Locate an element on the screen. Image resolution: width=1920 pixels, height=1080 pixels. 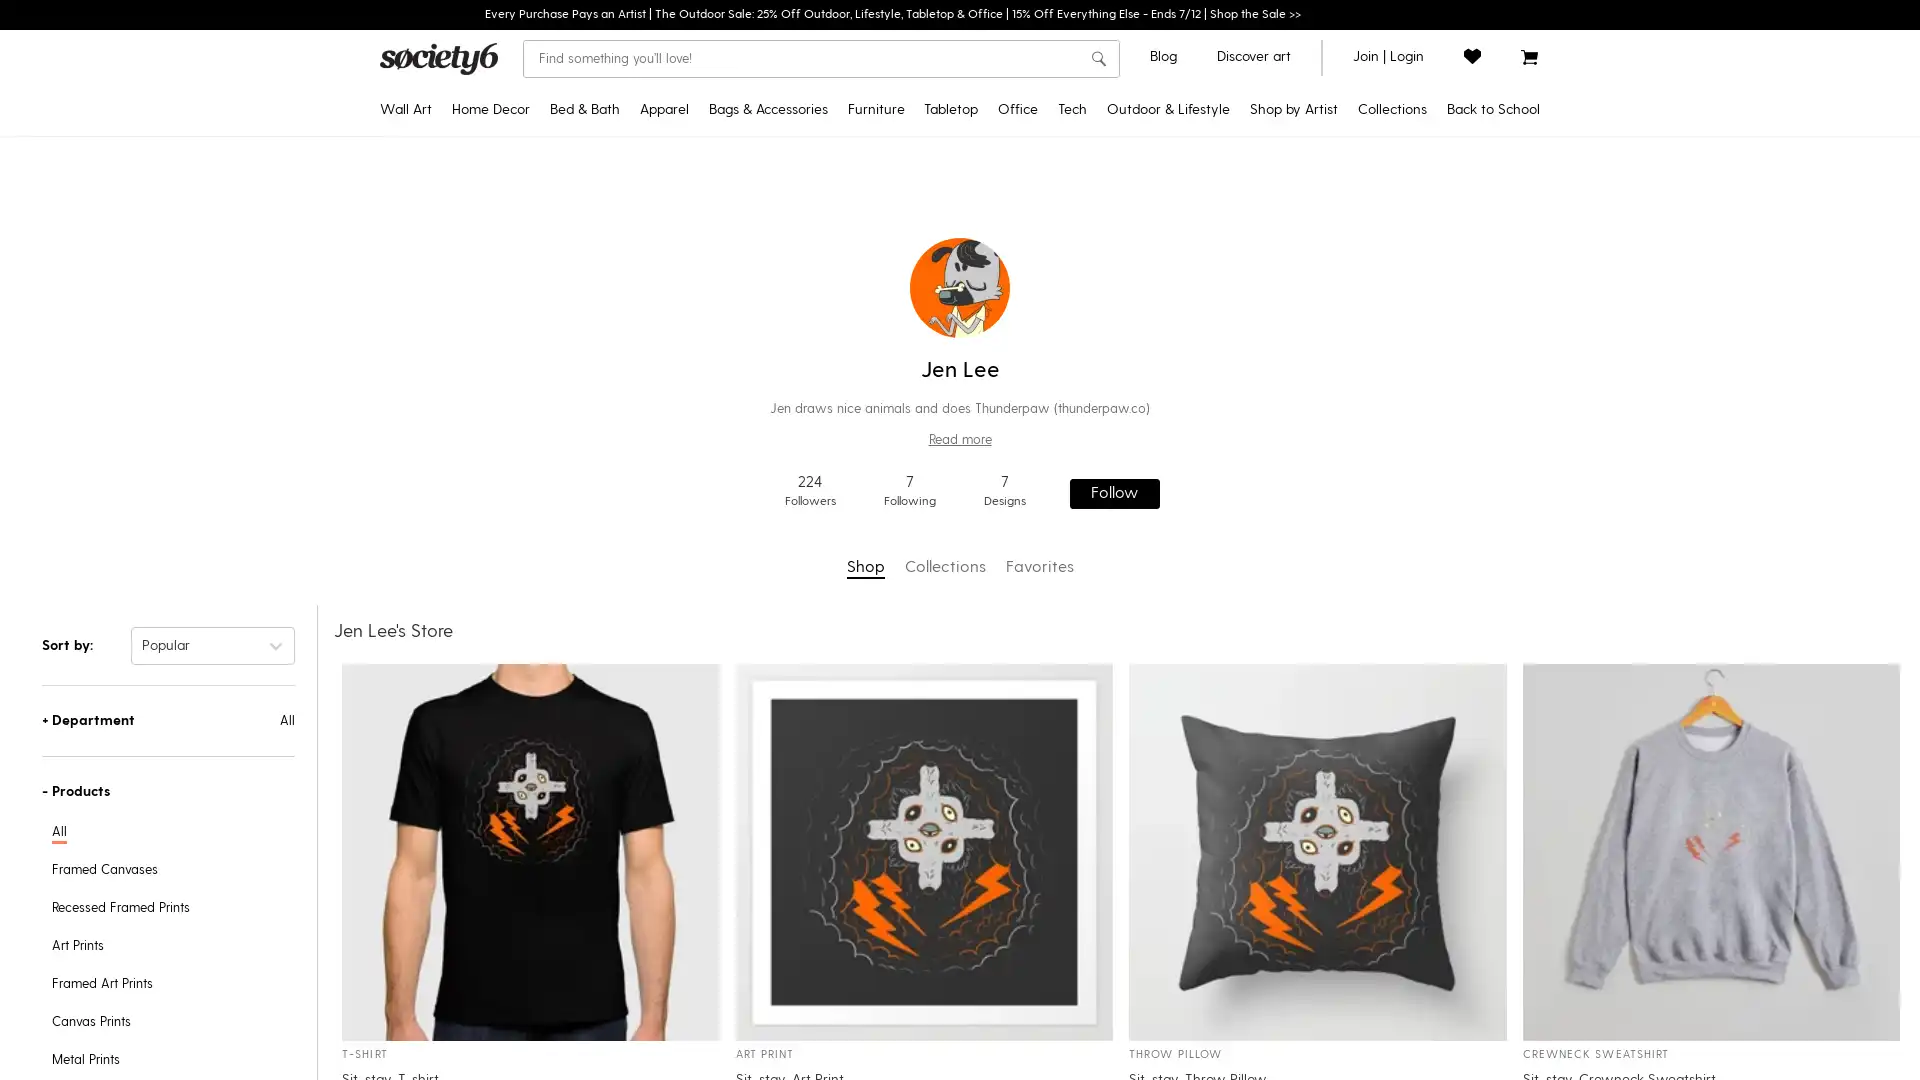
DIY Bedding Kits is located at coordinates (1438, 193).